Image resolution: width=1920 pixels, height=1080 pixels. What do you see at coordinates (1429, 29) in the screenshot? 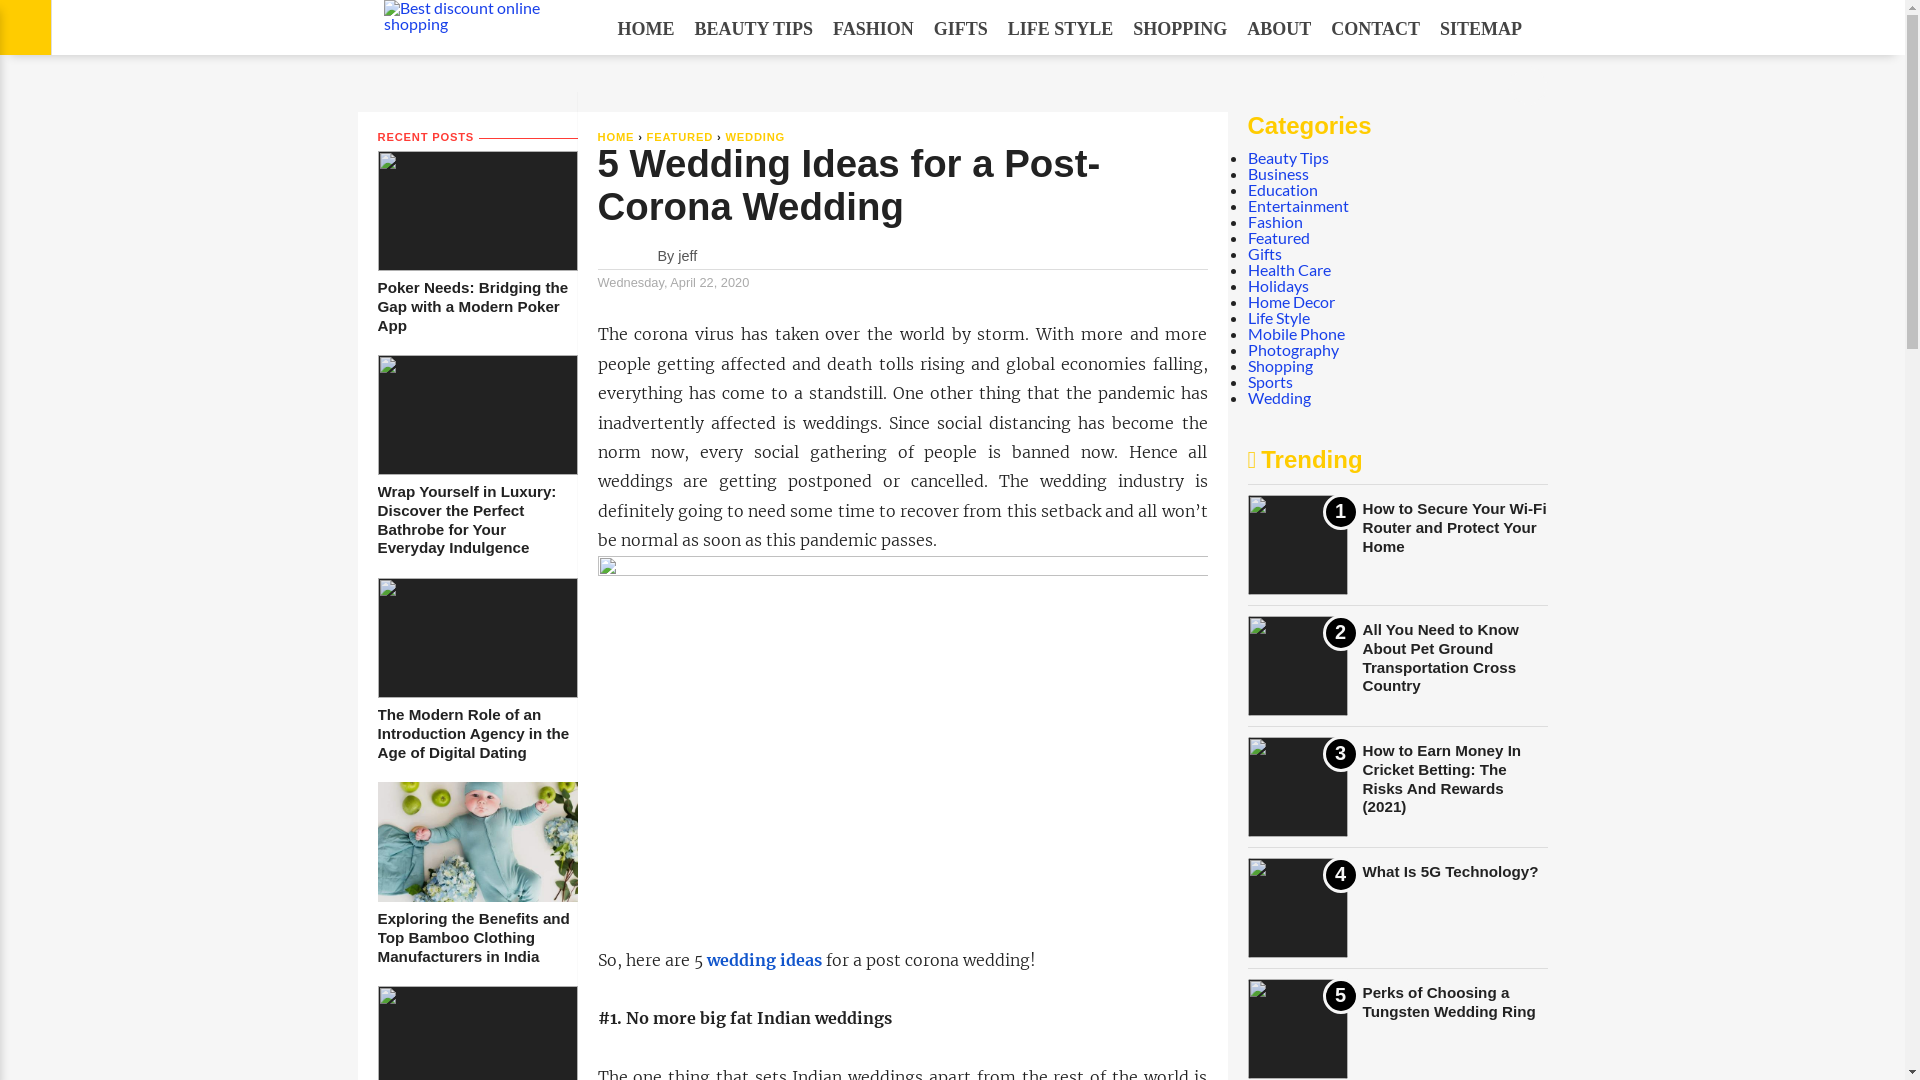
I see `'SITEMAP'` at bounding box center [1429, 29].